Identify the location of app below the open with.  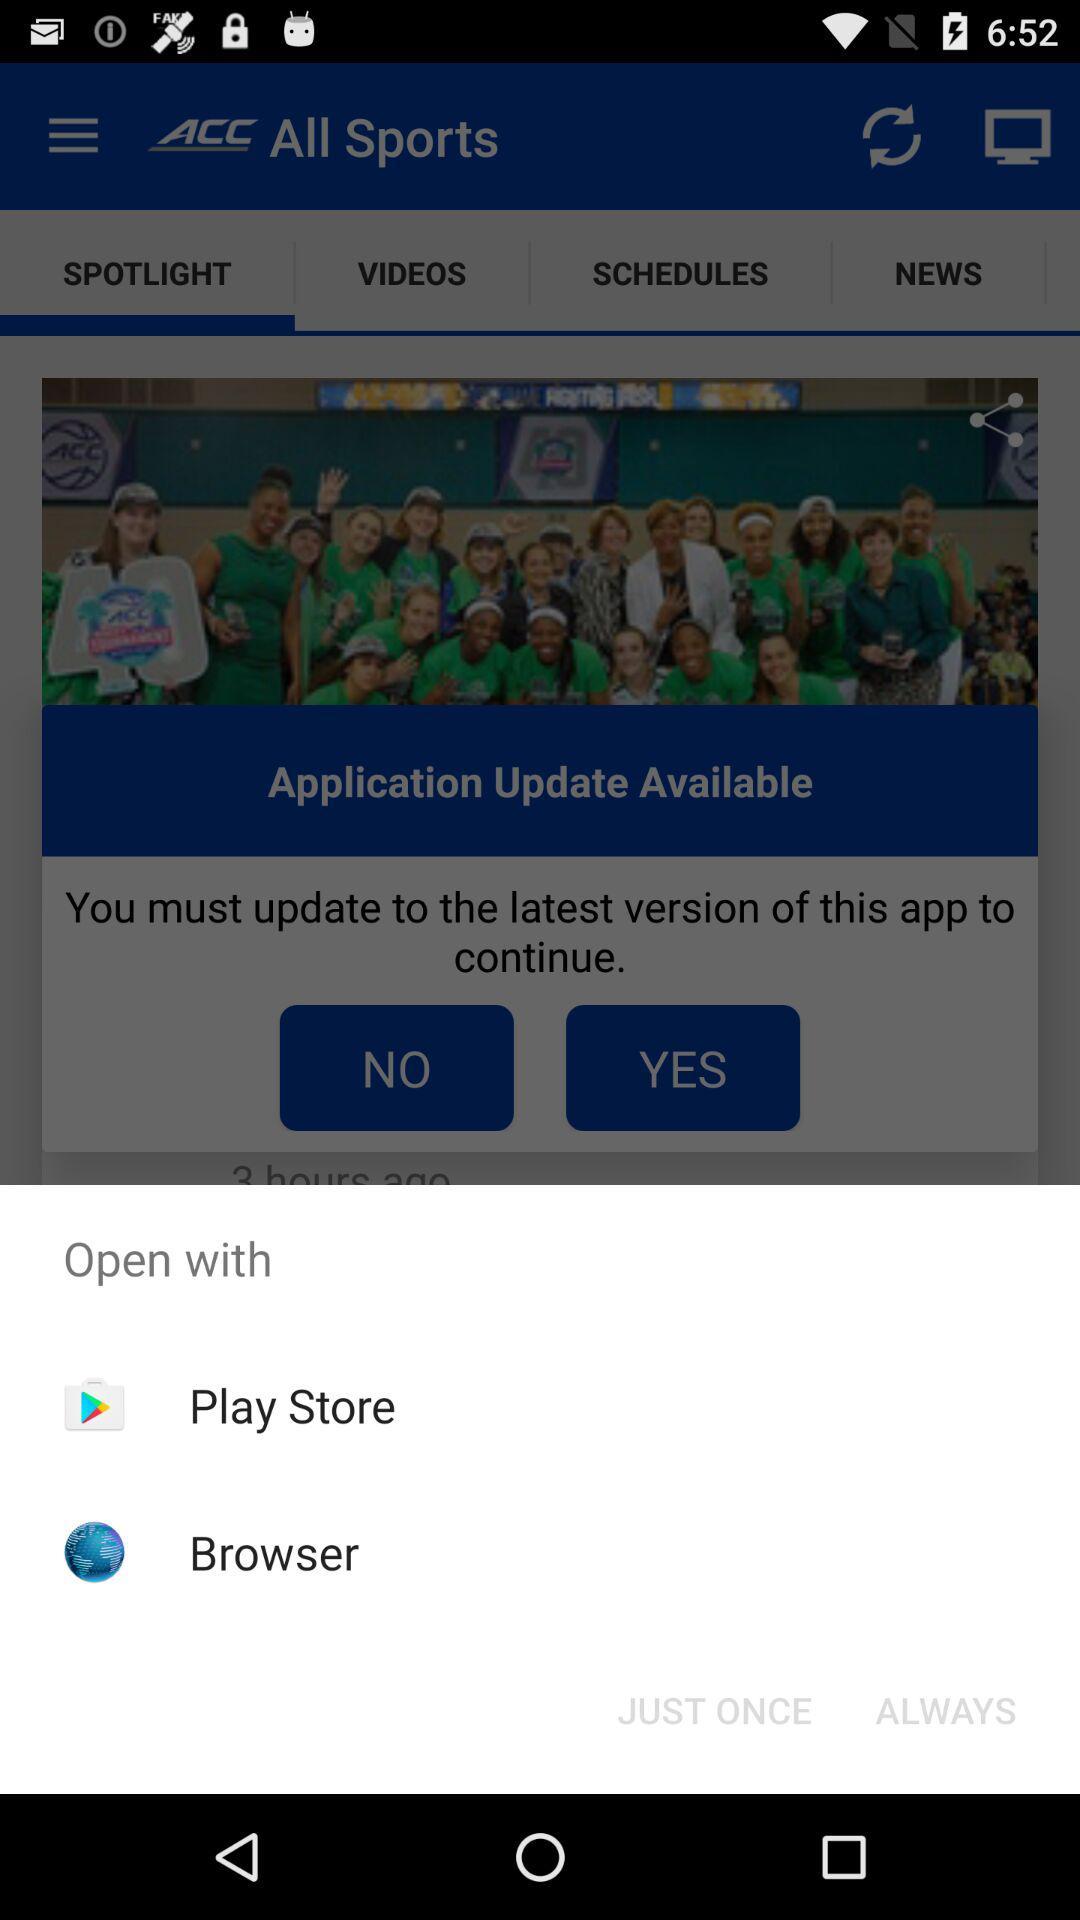
(292, 1404).